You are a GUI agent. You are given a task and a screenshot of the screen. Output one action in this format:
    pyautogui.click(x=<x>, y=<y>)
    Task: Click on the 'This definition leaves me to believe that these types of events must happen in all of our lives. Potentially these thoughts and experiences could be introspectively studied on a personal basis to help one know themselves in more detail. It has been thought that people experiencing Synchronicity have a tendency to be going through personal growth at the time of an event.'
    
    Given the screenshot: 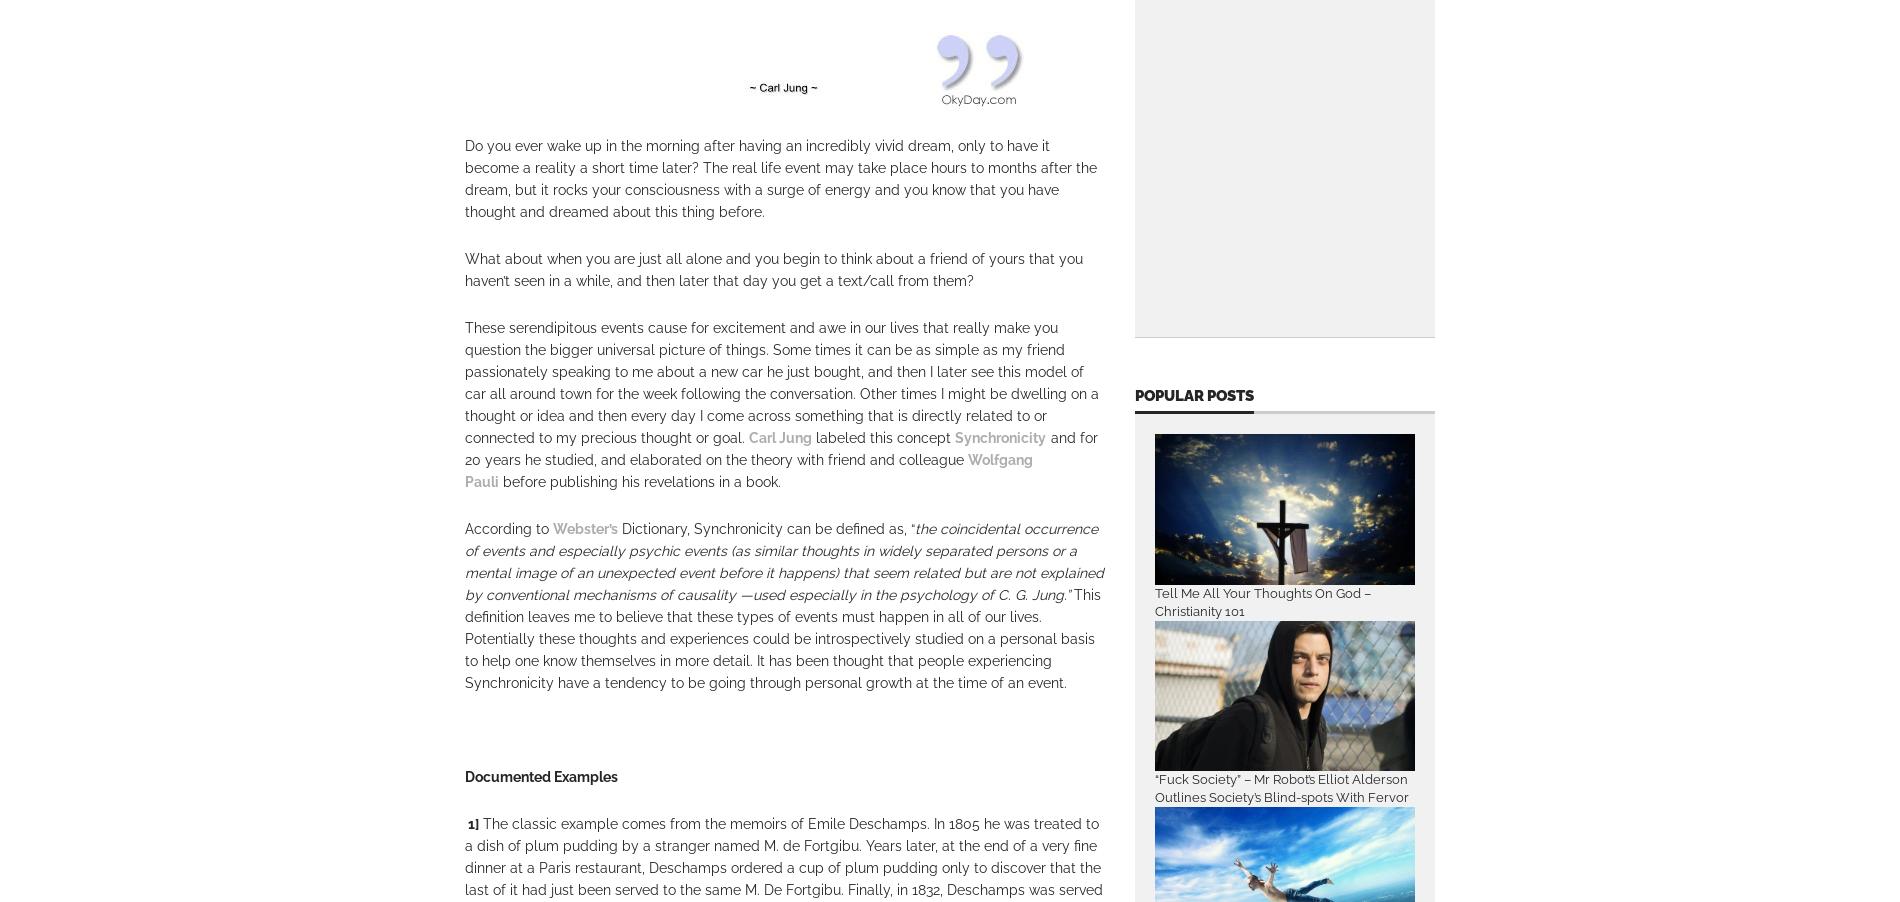 What is the action you would take?
    pyautogui.click(x=781, y=637)
    